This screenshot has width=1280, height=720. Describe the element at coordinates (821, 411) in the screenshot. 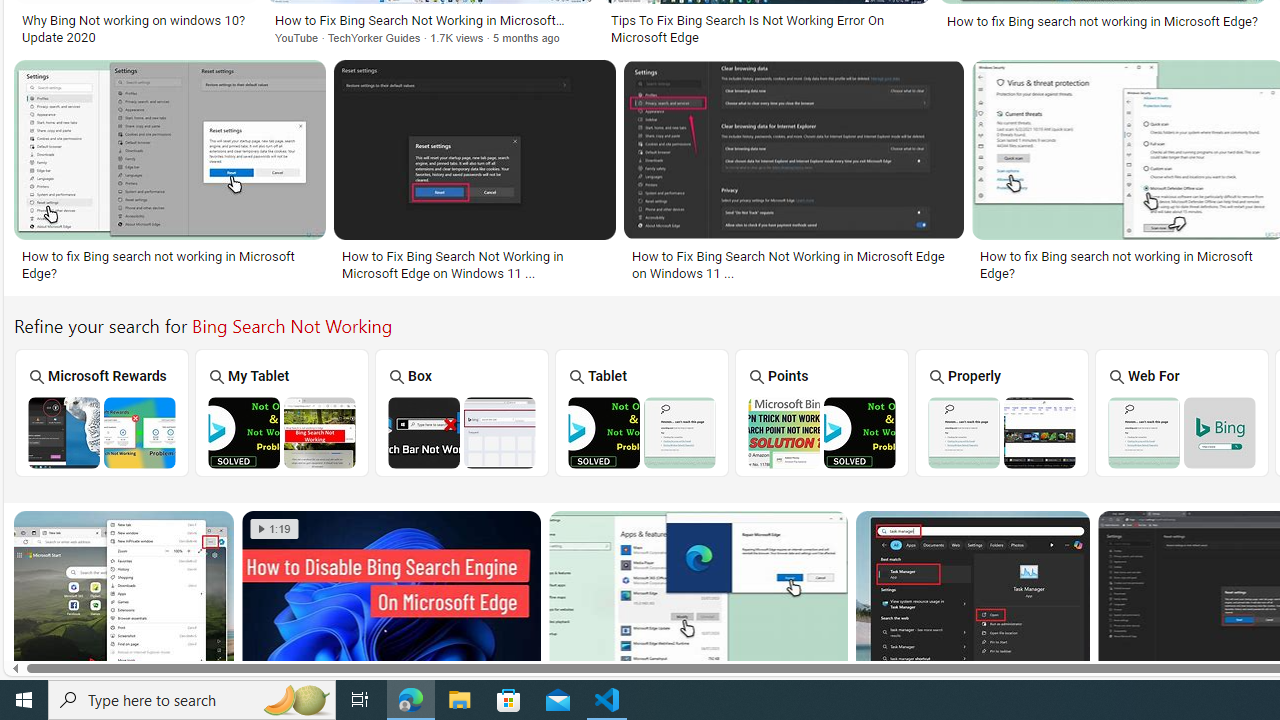

I see `'Points'` at that location.